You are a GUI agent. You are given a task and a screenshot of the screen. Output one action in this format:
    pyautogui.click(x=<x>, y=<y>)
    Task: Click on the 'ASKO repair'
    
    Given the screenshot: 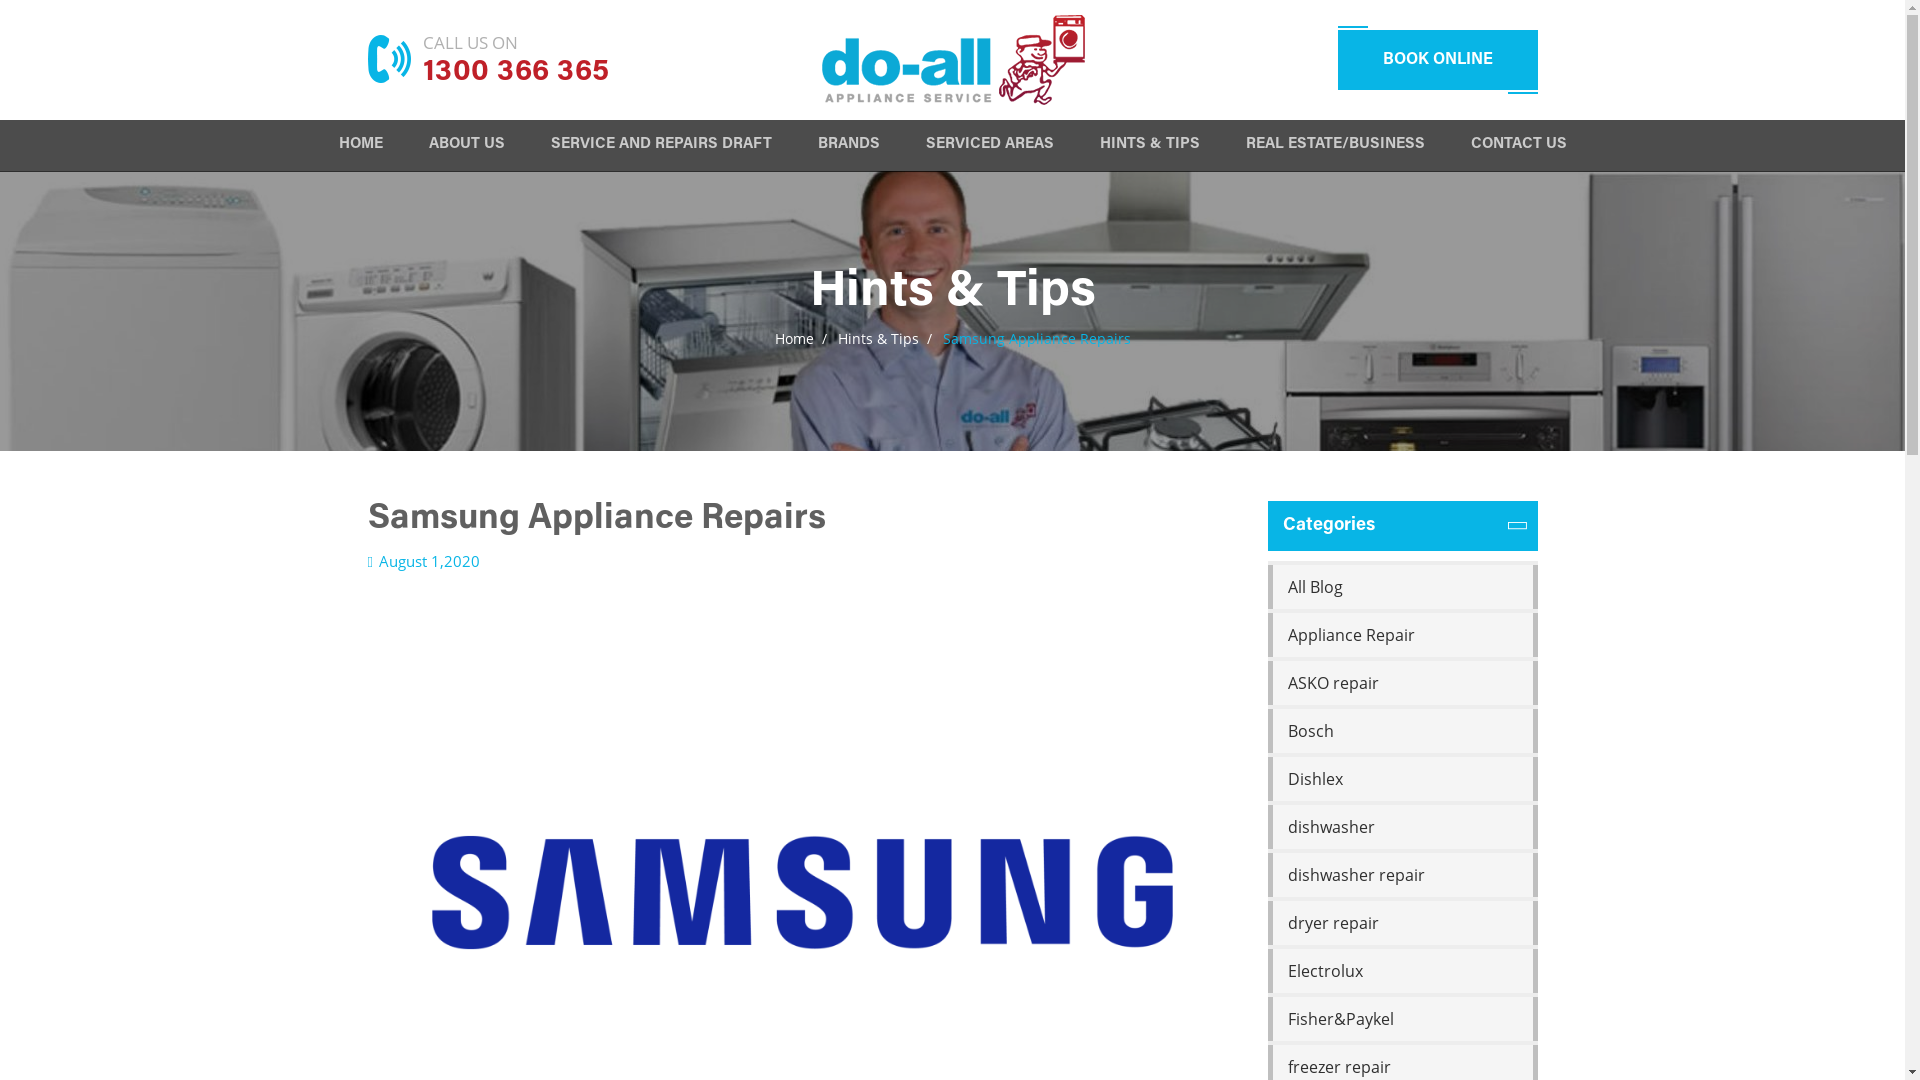 What is the action you would take?
    pyautogui.click(x=1401, y=681)
    